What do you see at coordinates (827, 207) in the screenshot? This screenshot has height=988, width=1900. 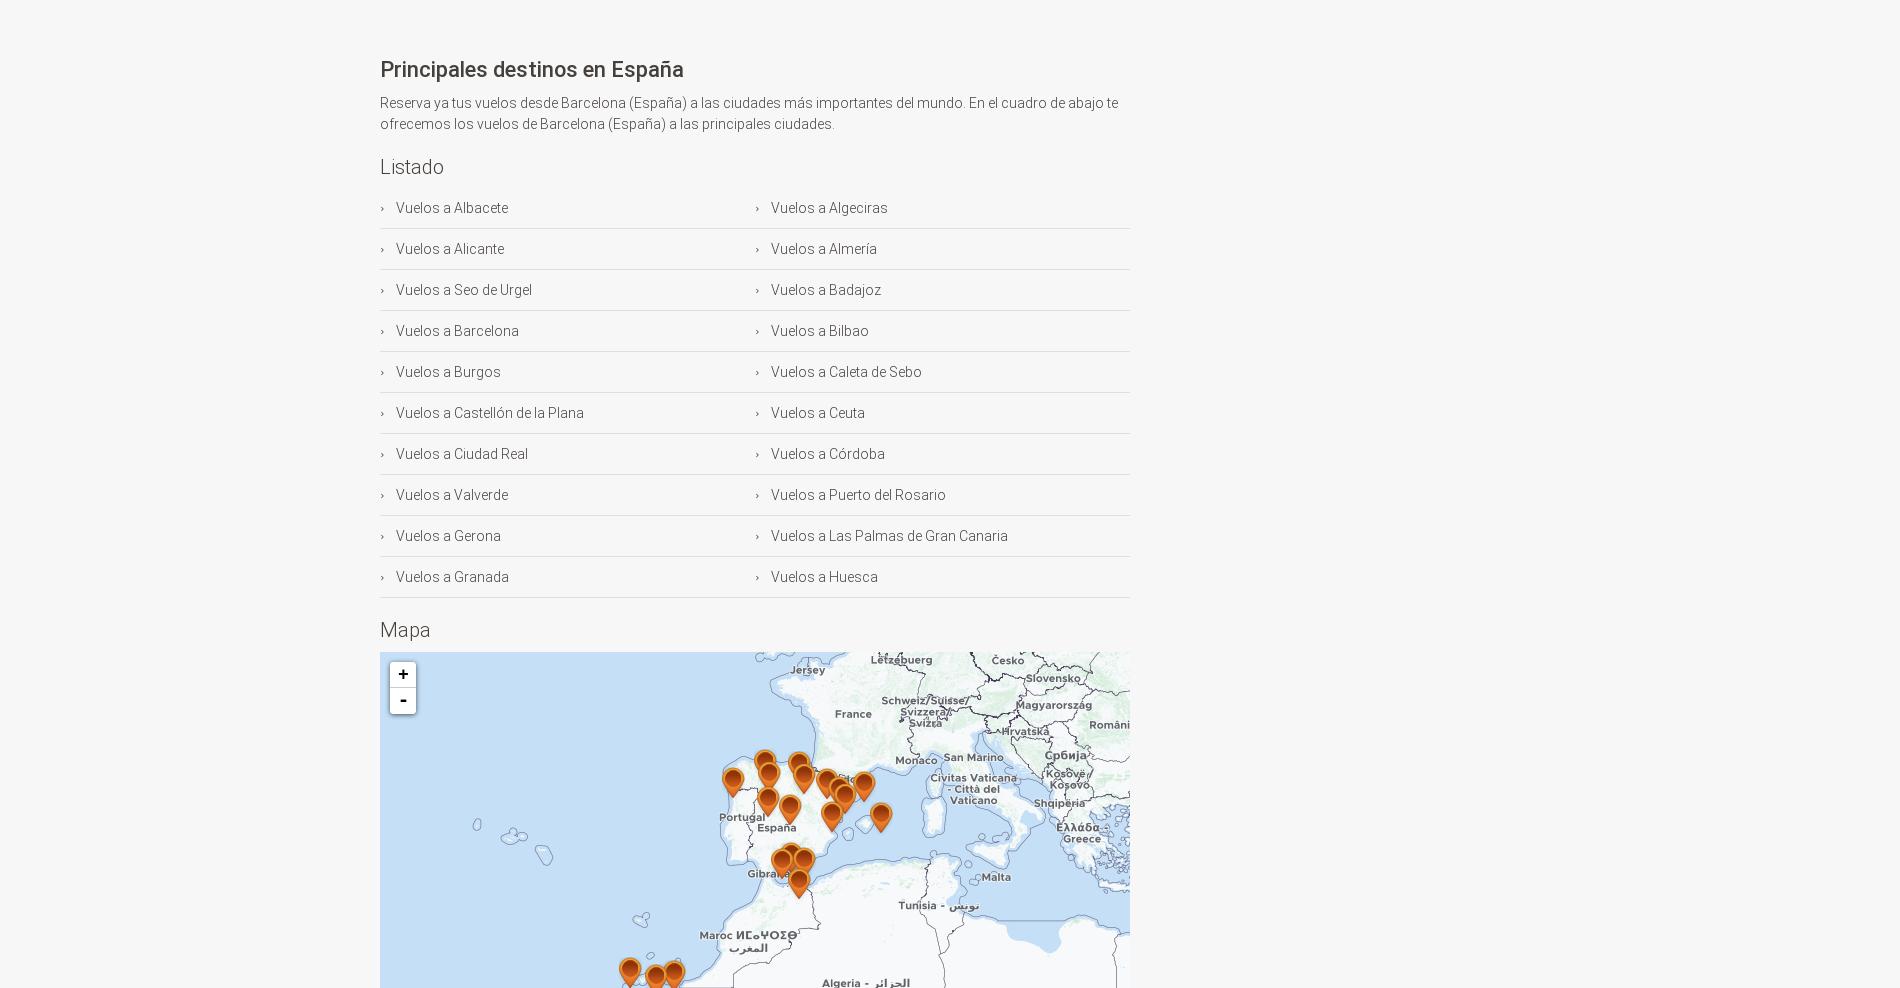 I see `'Vuelos a Algeciras'` at bounding box center [827, 207].